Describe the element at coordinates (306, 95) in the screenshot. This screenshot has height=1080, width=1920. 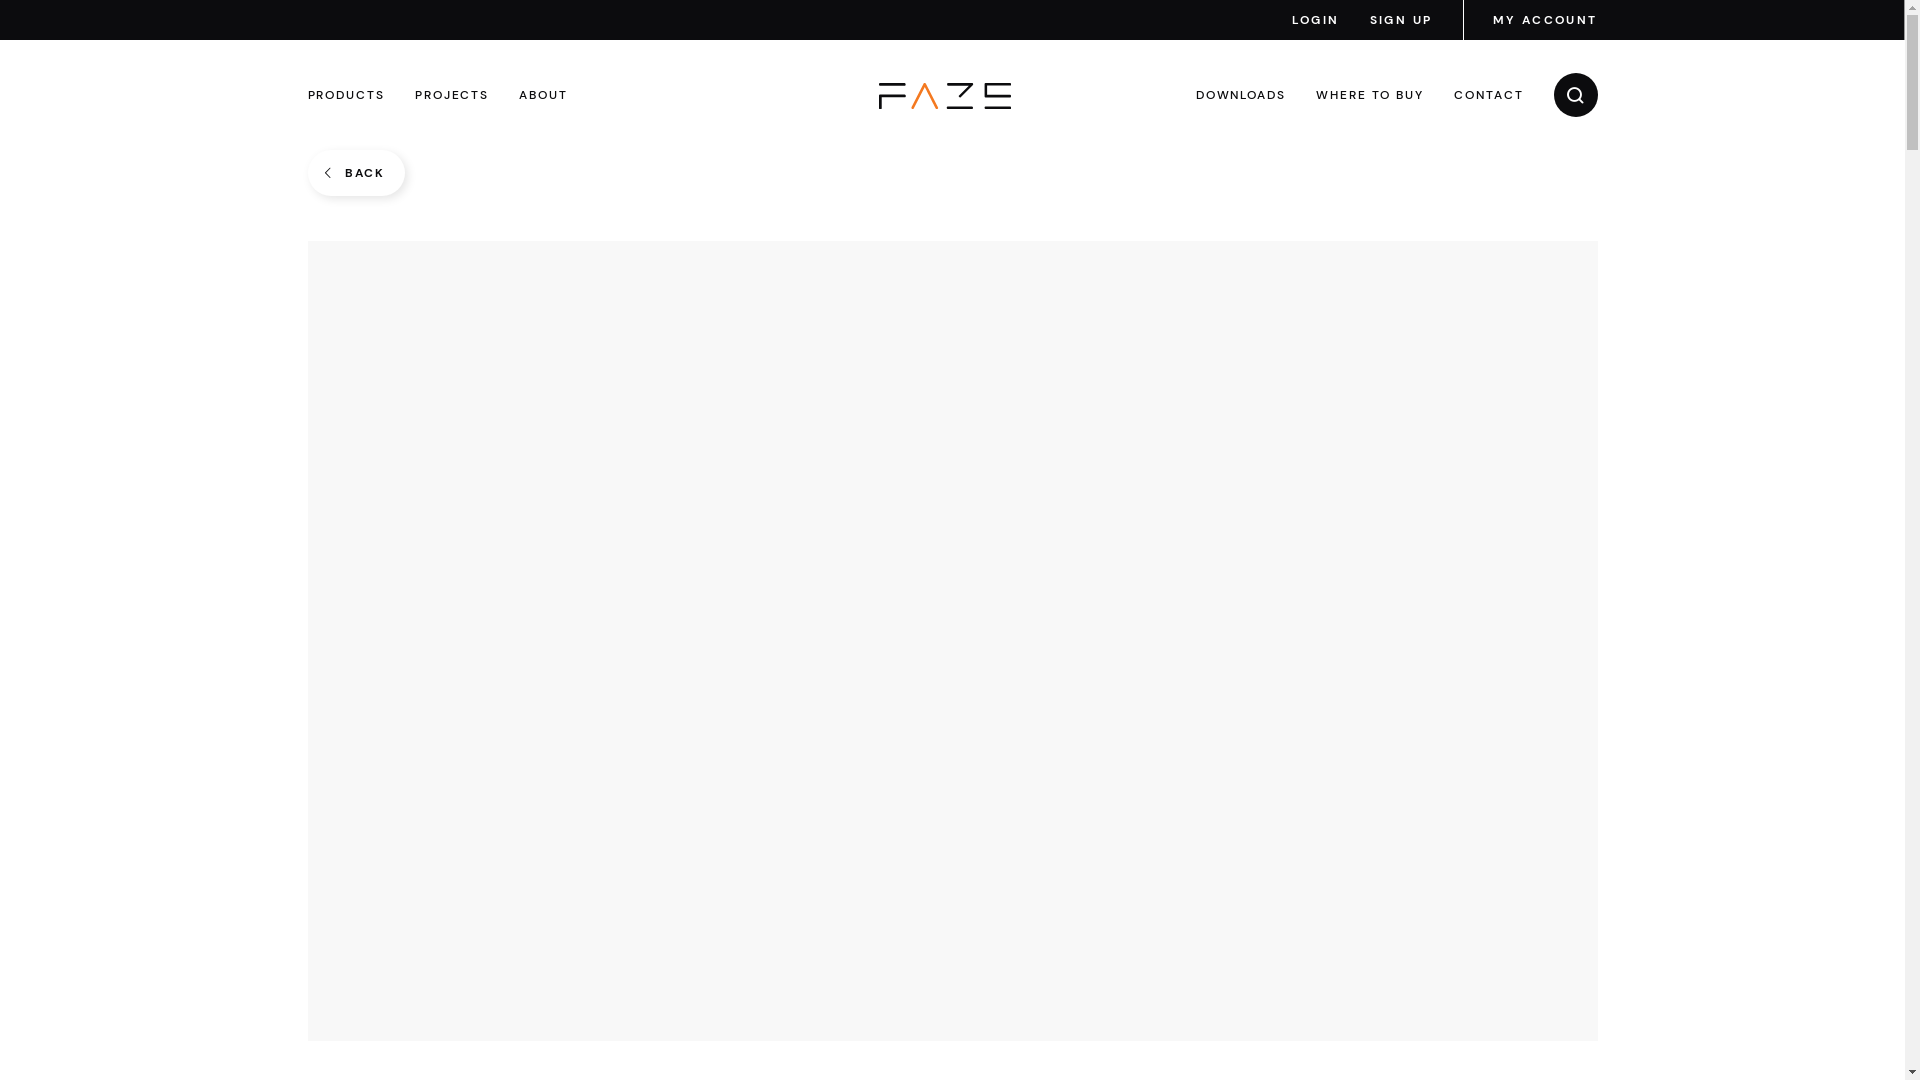
I see `'PRODUCTS'` at that location.